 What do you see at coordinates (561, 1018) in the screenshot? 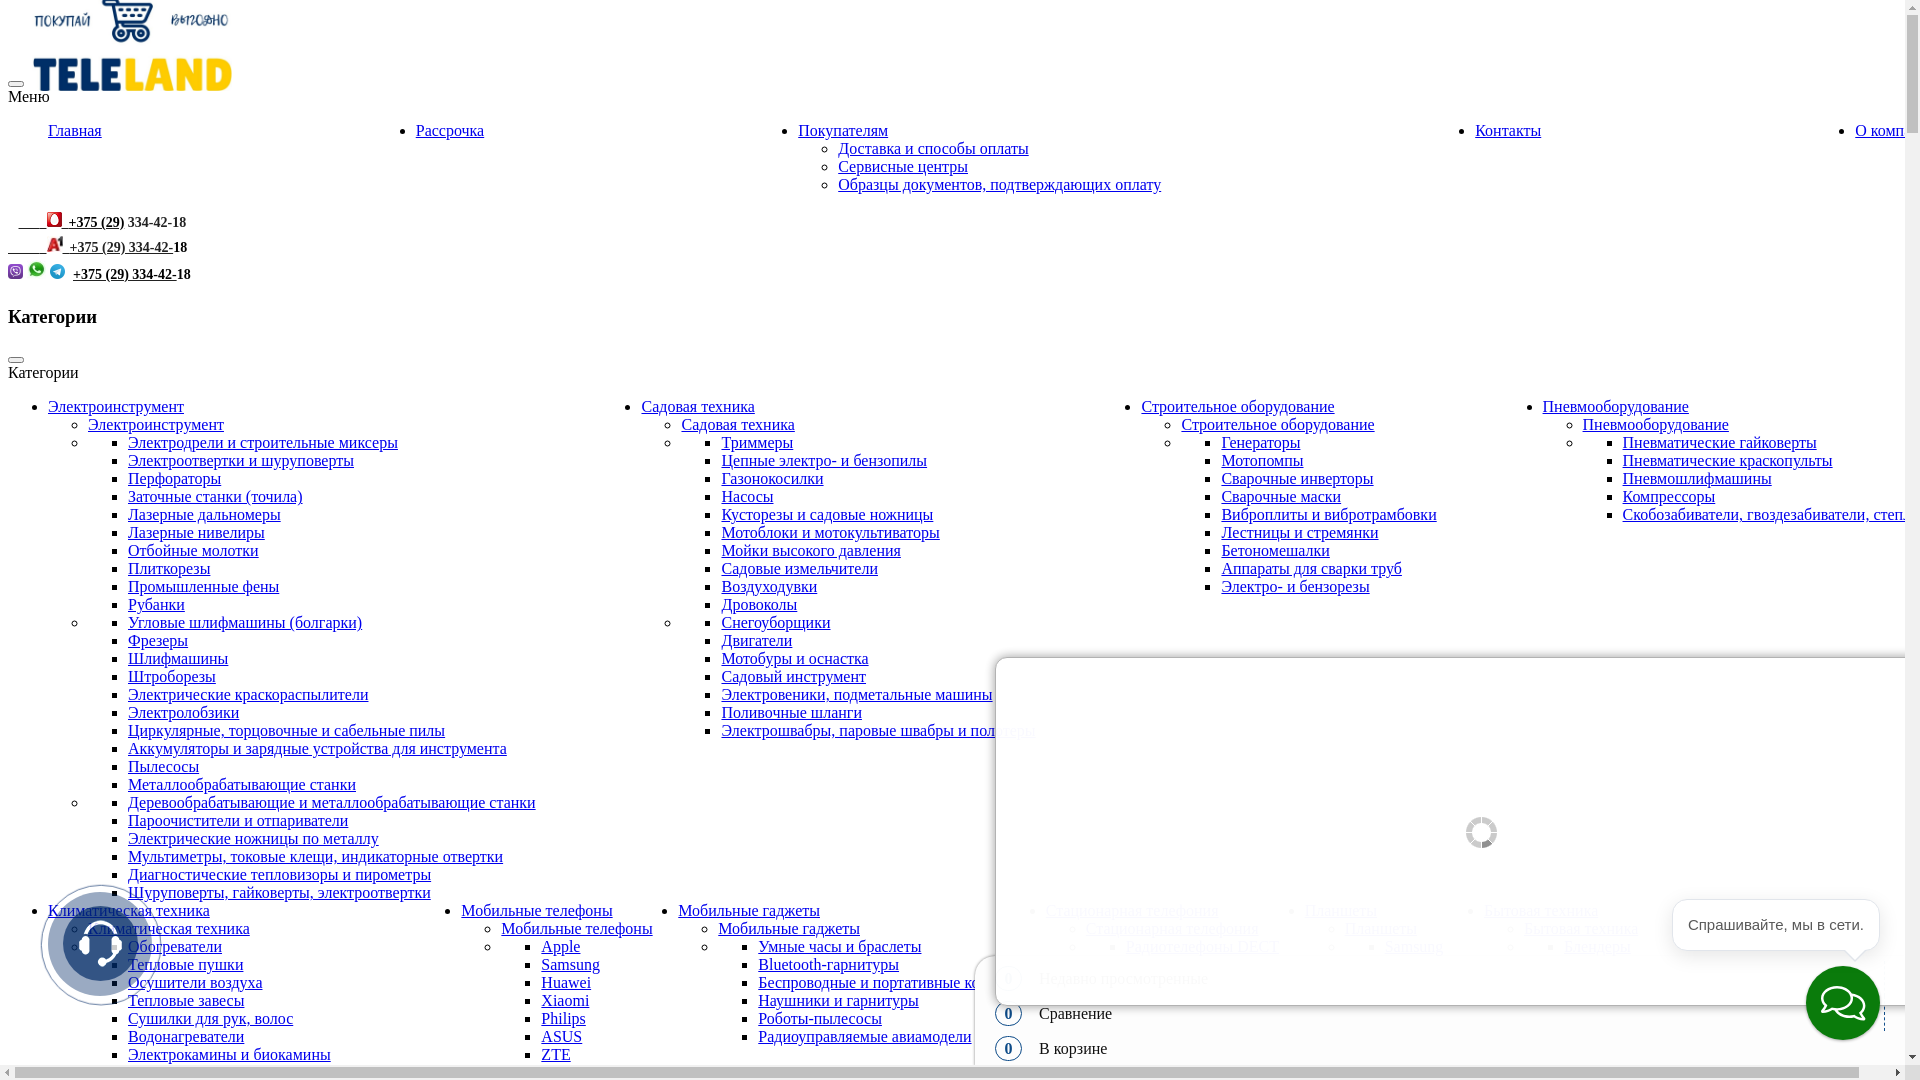
I see `'Philips'` at bounding box center [561, 1018].